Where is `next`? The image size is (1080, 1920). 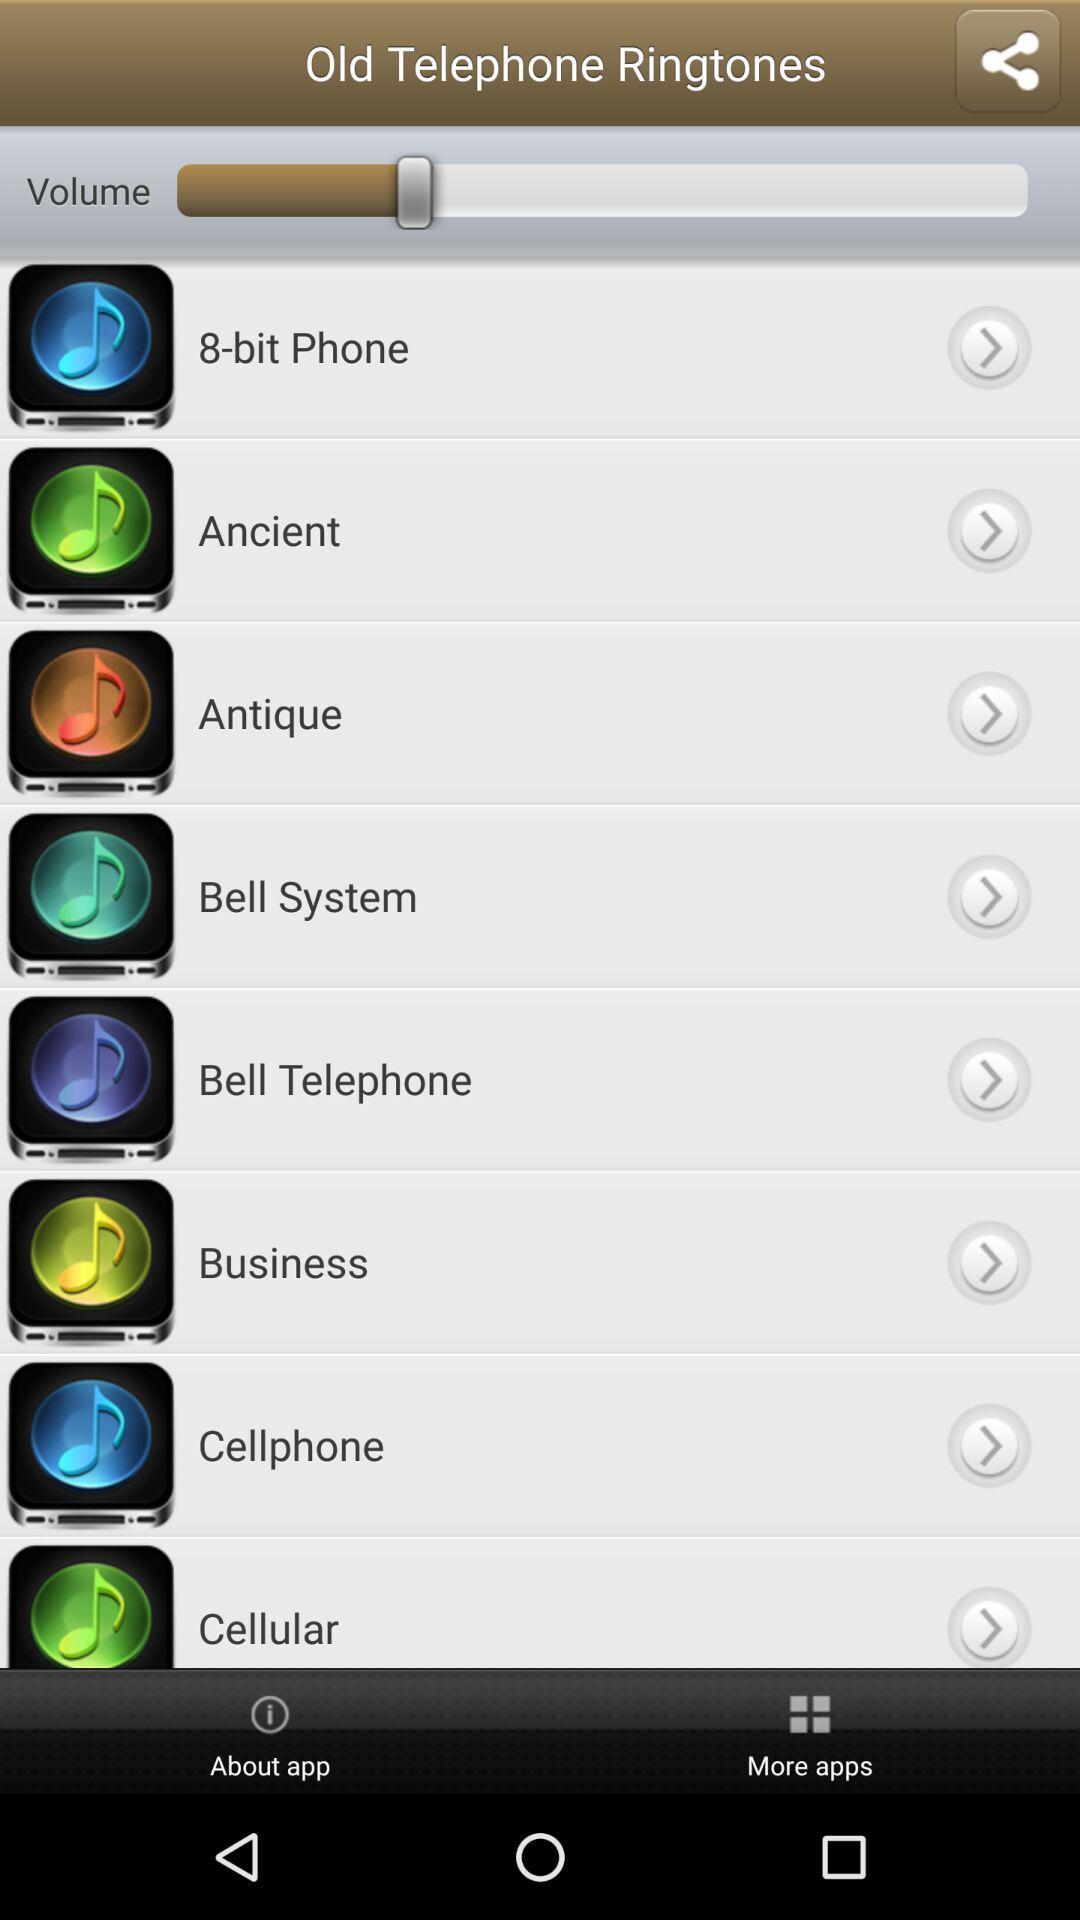
next is located at coordinates (987, 1444).